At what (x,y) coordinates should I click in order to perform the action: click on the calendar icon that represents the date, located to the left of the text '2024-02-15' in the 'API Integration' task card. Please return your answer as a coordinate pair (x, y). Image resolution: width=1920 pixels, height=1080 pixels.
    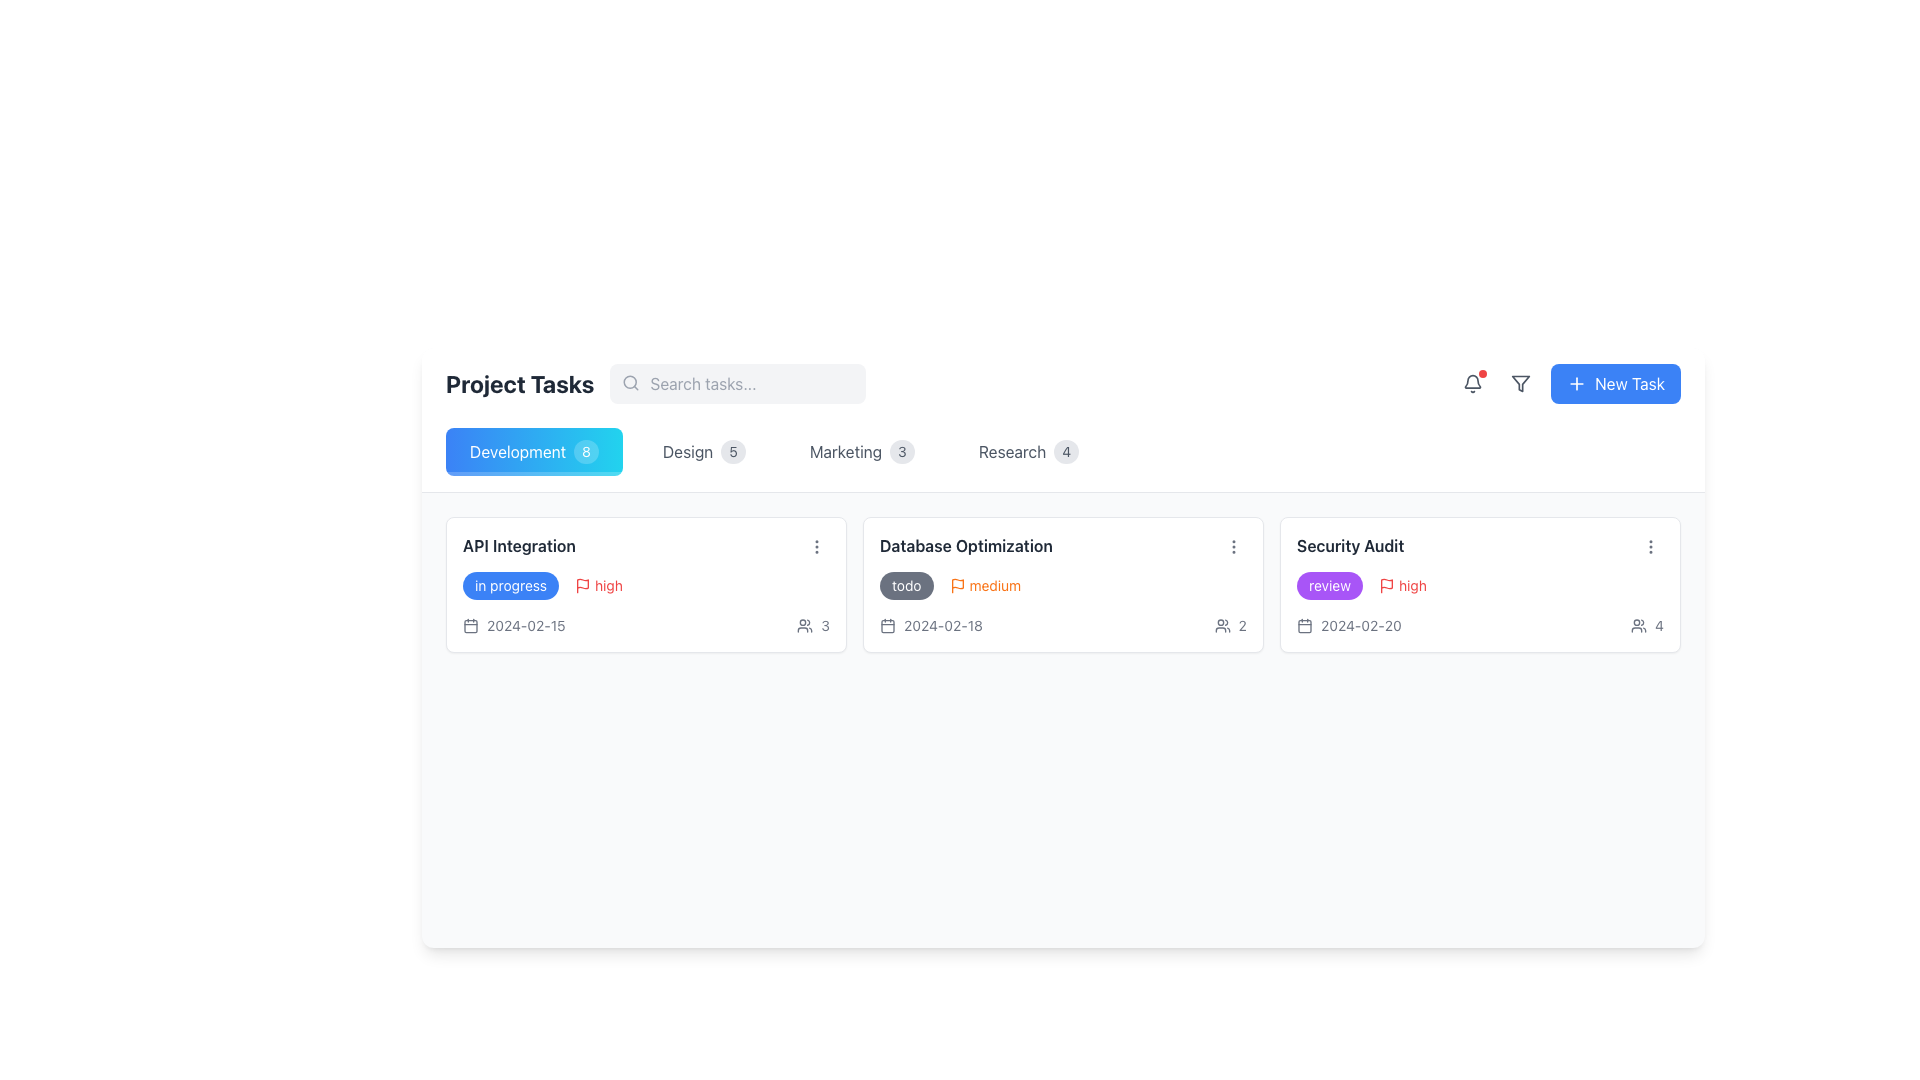
    Looking at the image, I should click on (469, 624).